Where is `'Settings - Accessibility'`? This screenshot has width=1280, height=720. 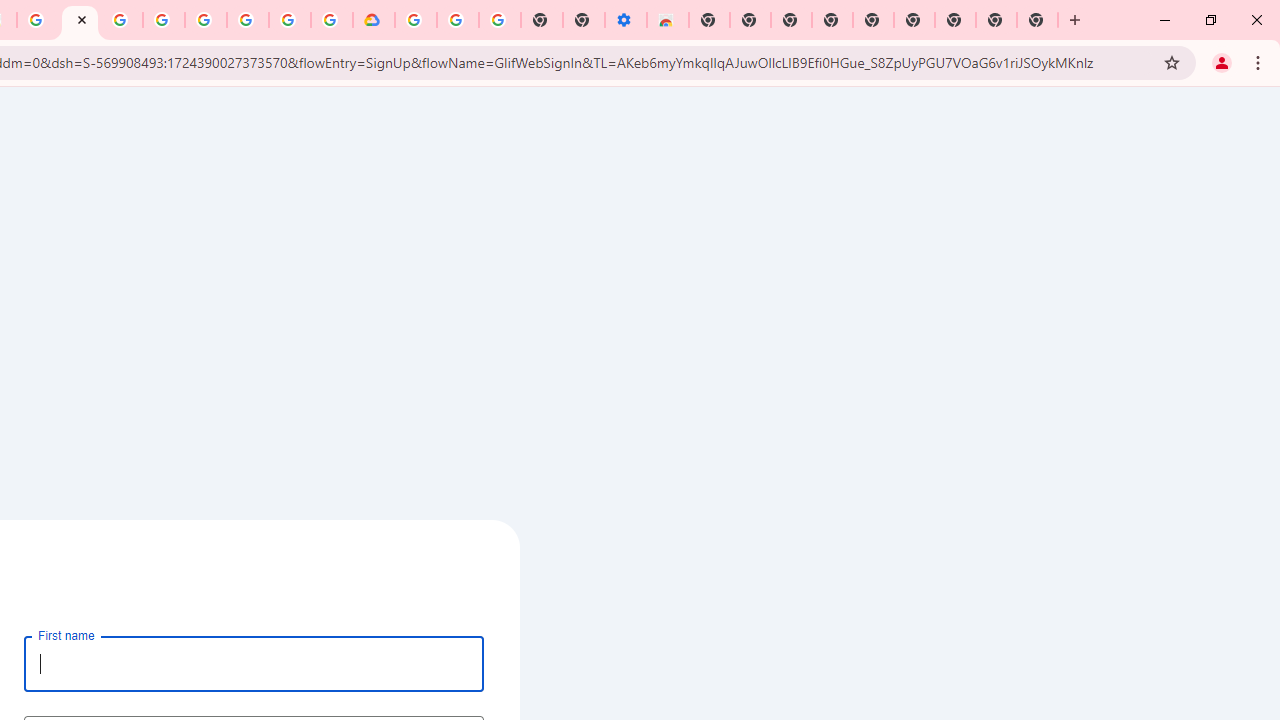 'Settings - Accessibility' is located at coordinates (624, 20).